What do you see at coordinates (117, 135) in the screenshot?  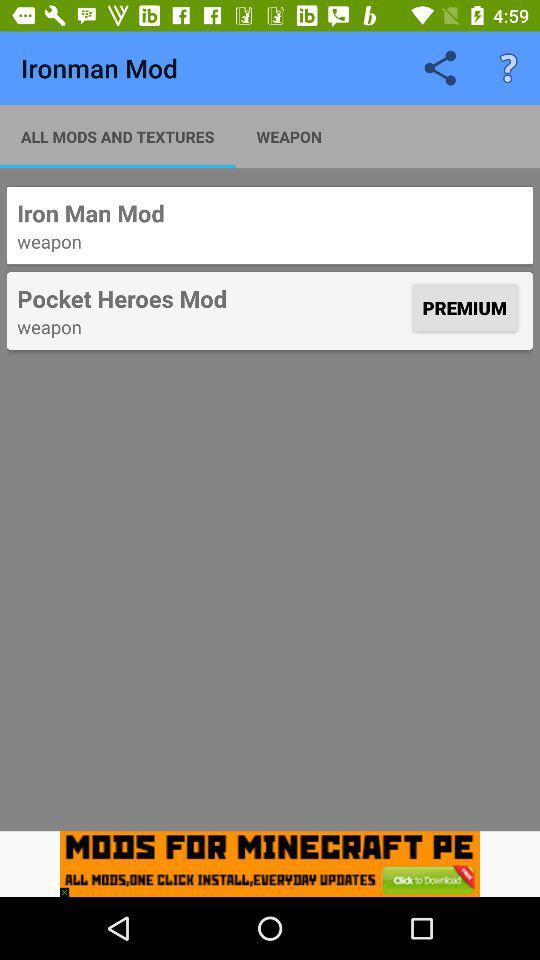 I see `the item below ironman mod icon` at bounding box center [117, 135].